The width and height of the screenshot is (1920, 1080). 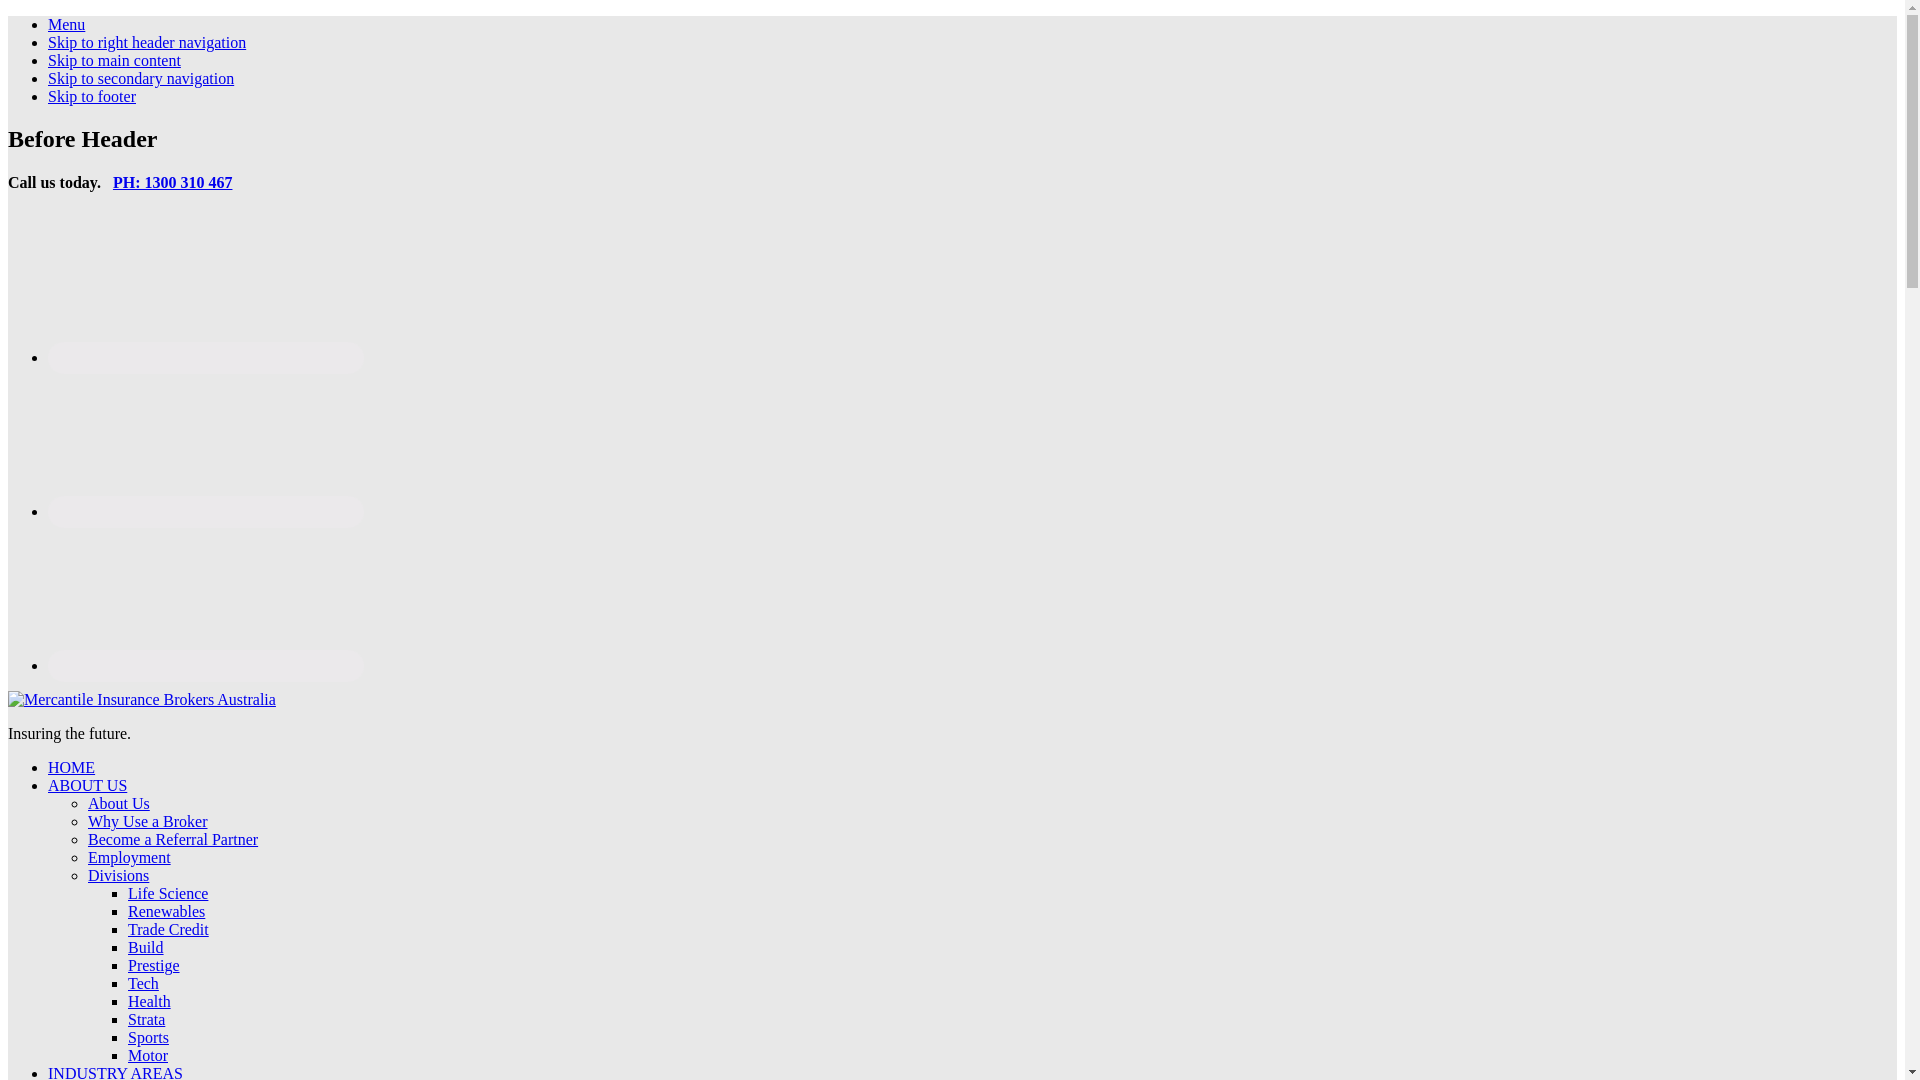 I want to click on 'Prestige', so click(x=152, y=964).